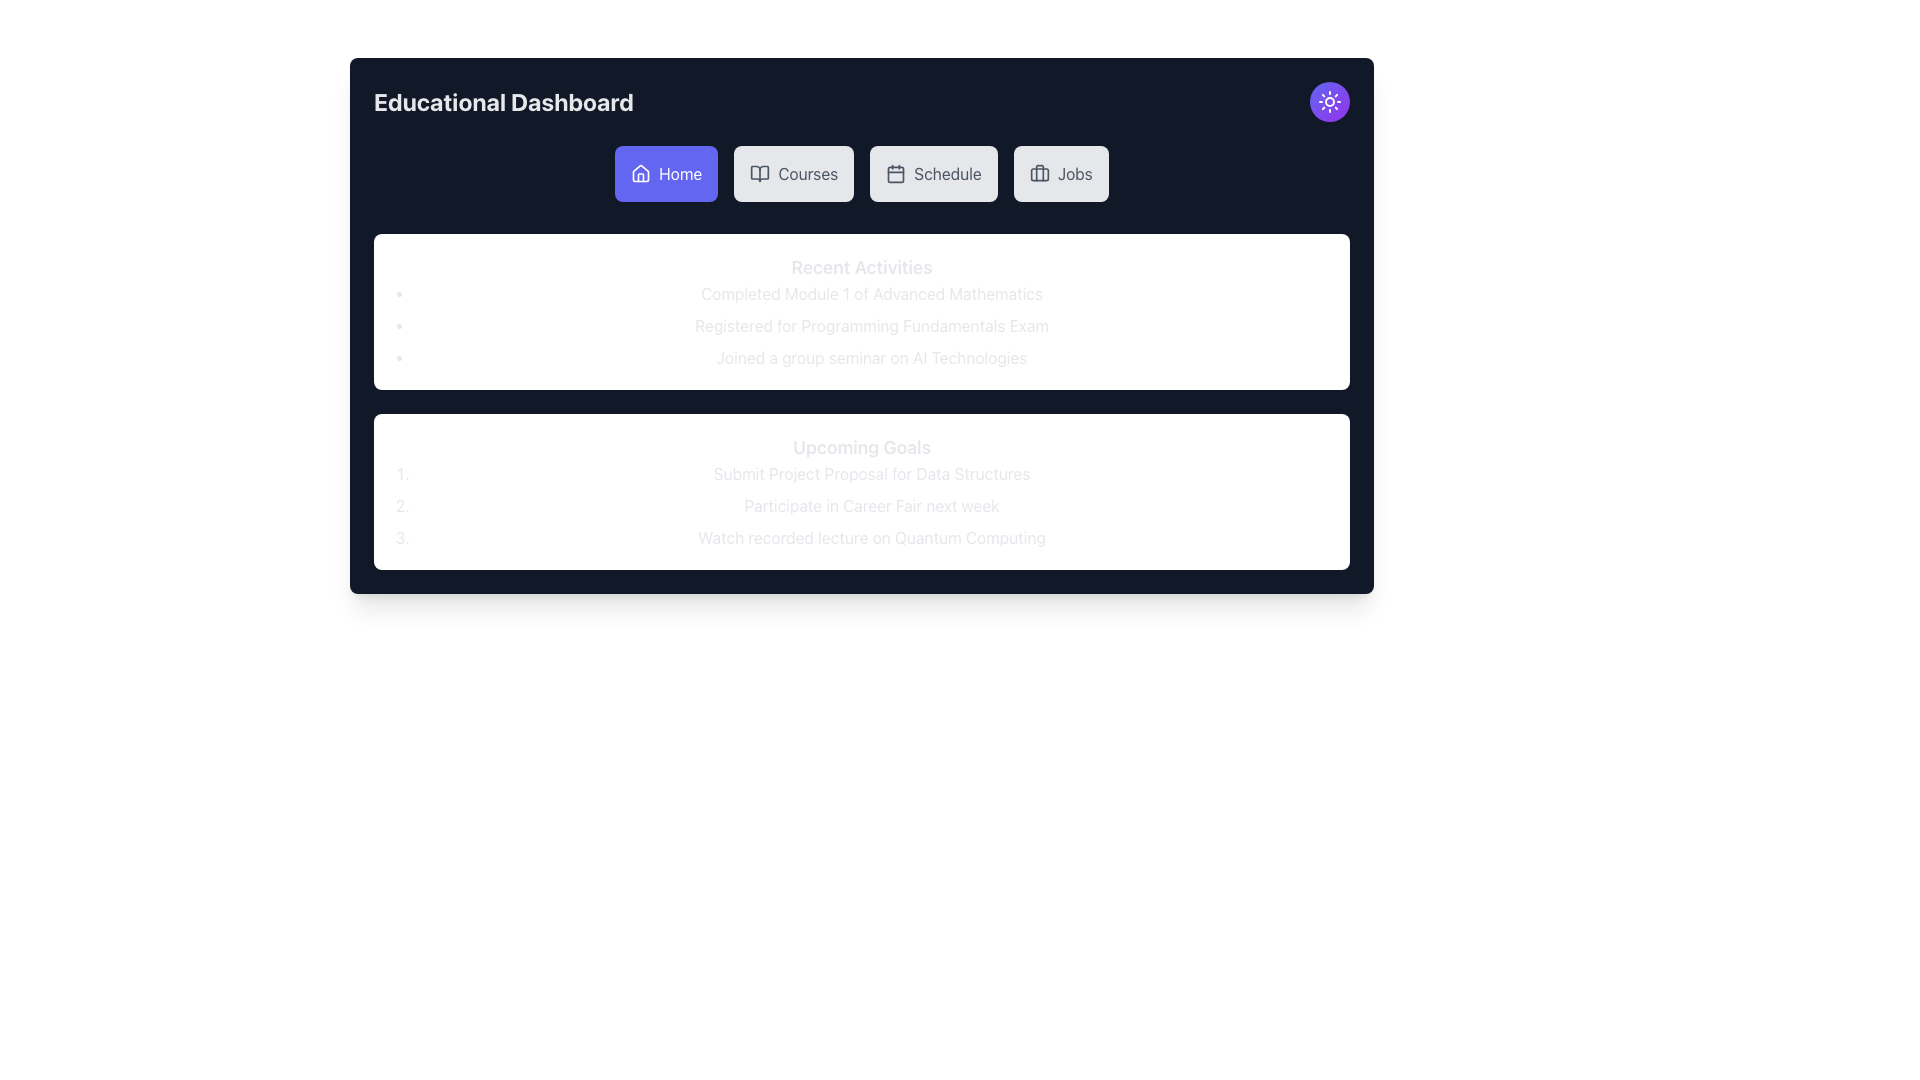 The width and height of the screenshot is (1920, 1080). I want to click on the 'Home' navigation link text label within the purple rectangular button that is the first in the series of navigation buttons, so click(680, 172).